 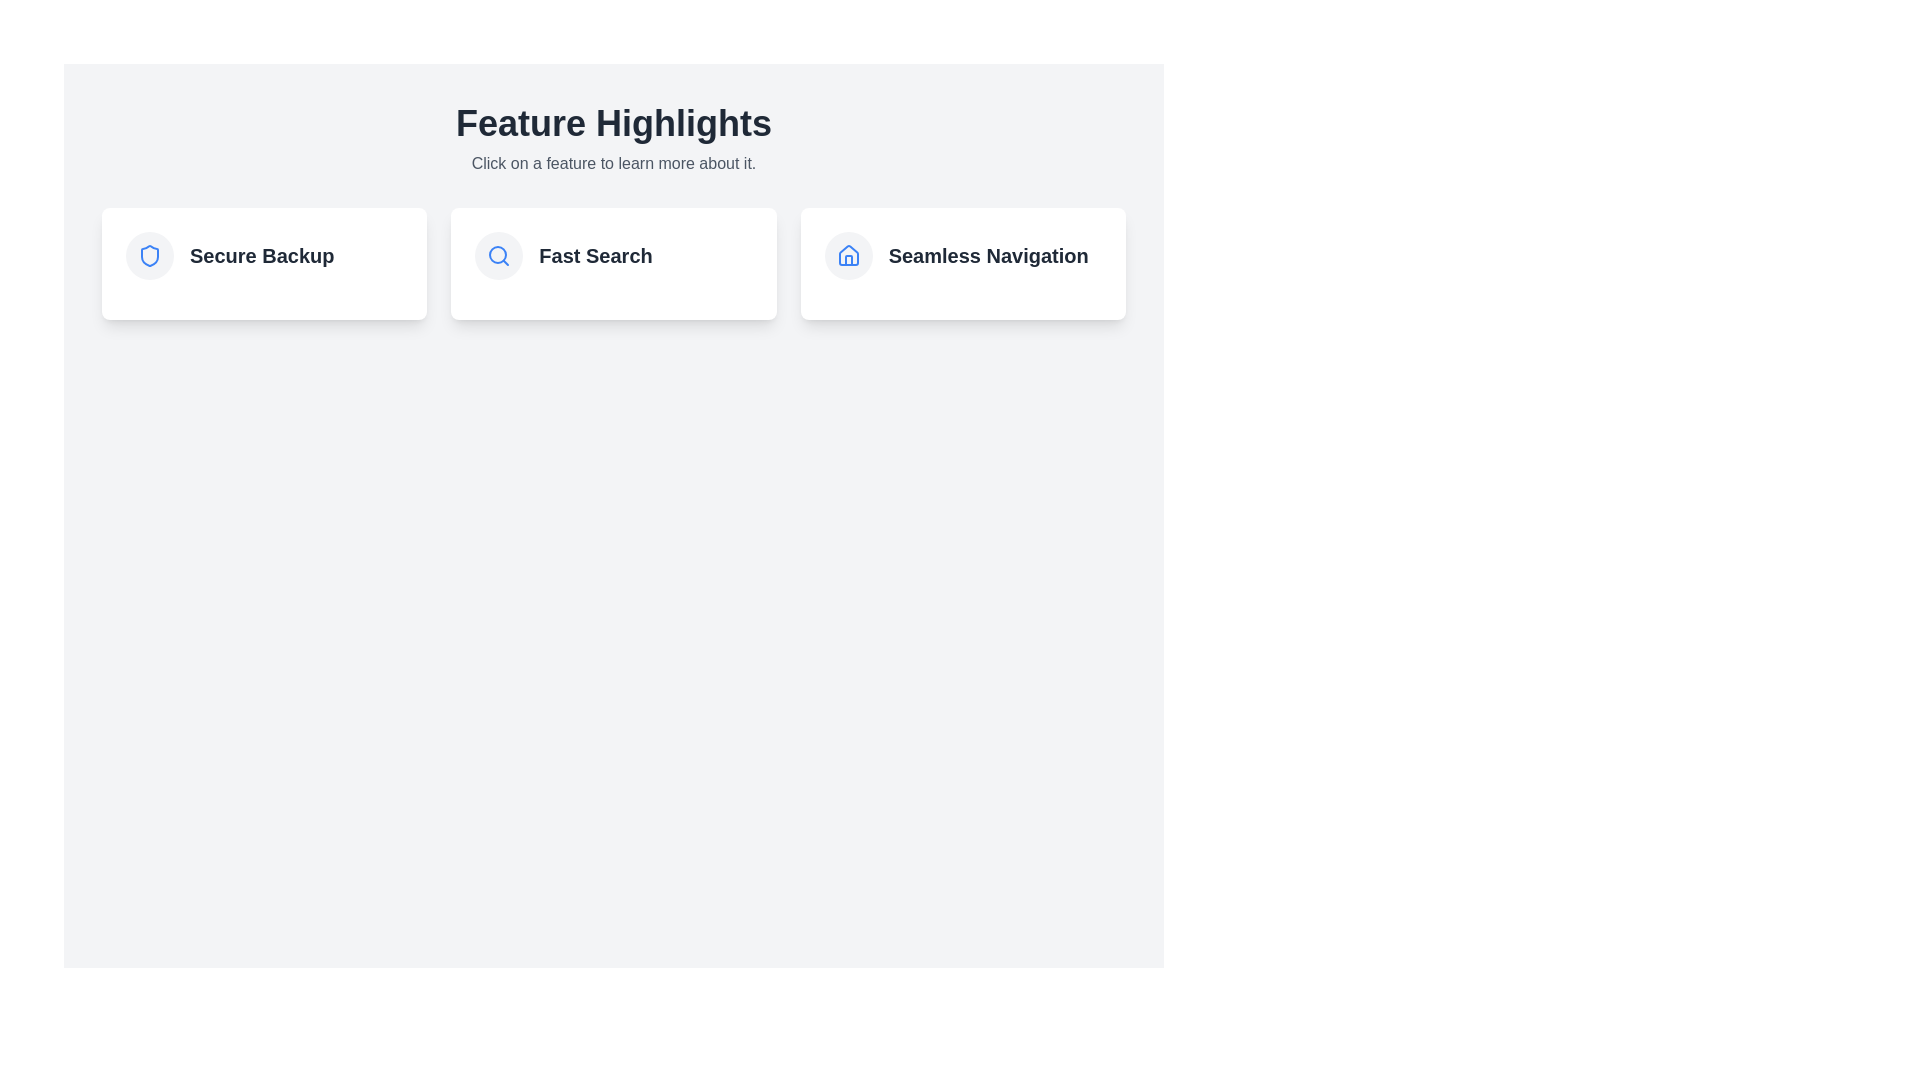 What do you see at coordinates (613, 163) in the screenshot?
I see `the static text label located below the 'Feature Highlights' heading, which serves as an informational prompt for users` at bounding box center [613, 163].